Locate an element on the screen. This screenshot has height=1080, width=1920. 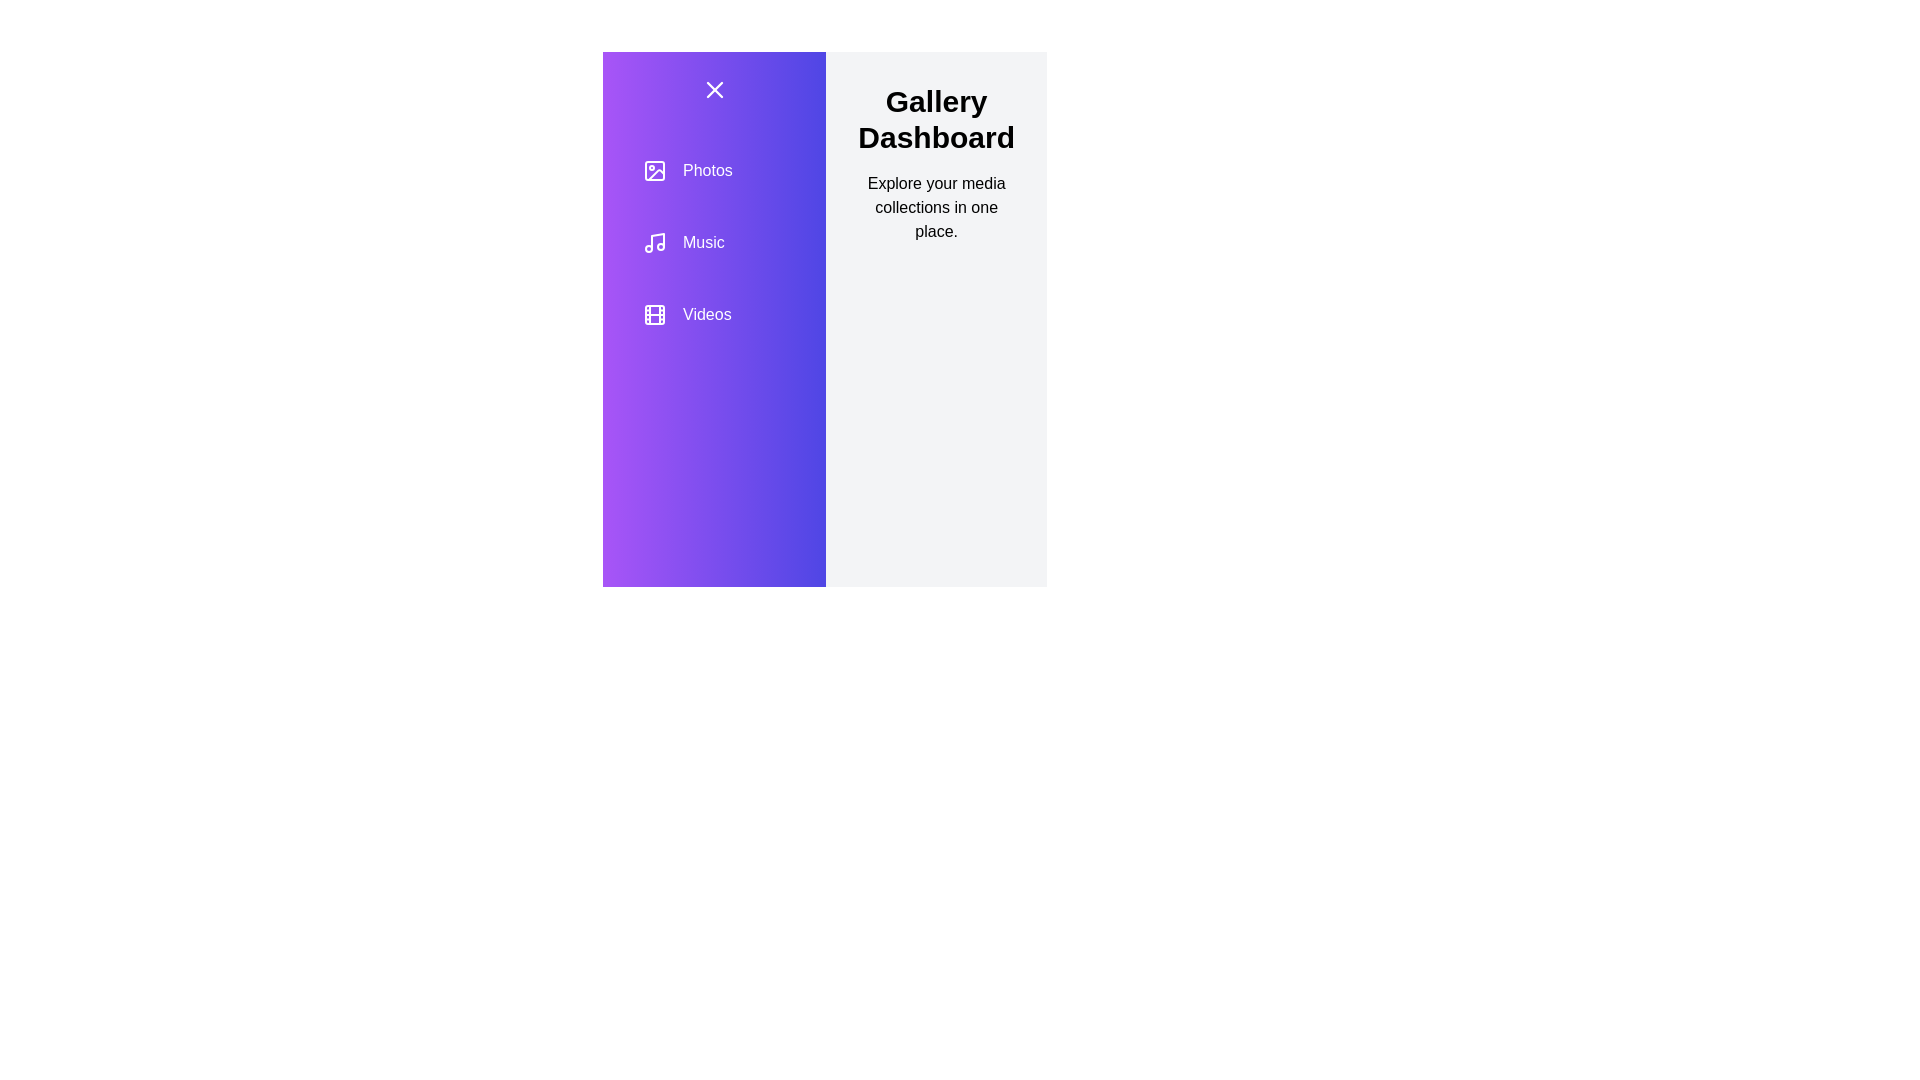
the category Music from the list is located at coordinates (714, 242).